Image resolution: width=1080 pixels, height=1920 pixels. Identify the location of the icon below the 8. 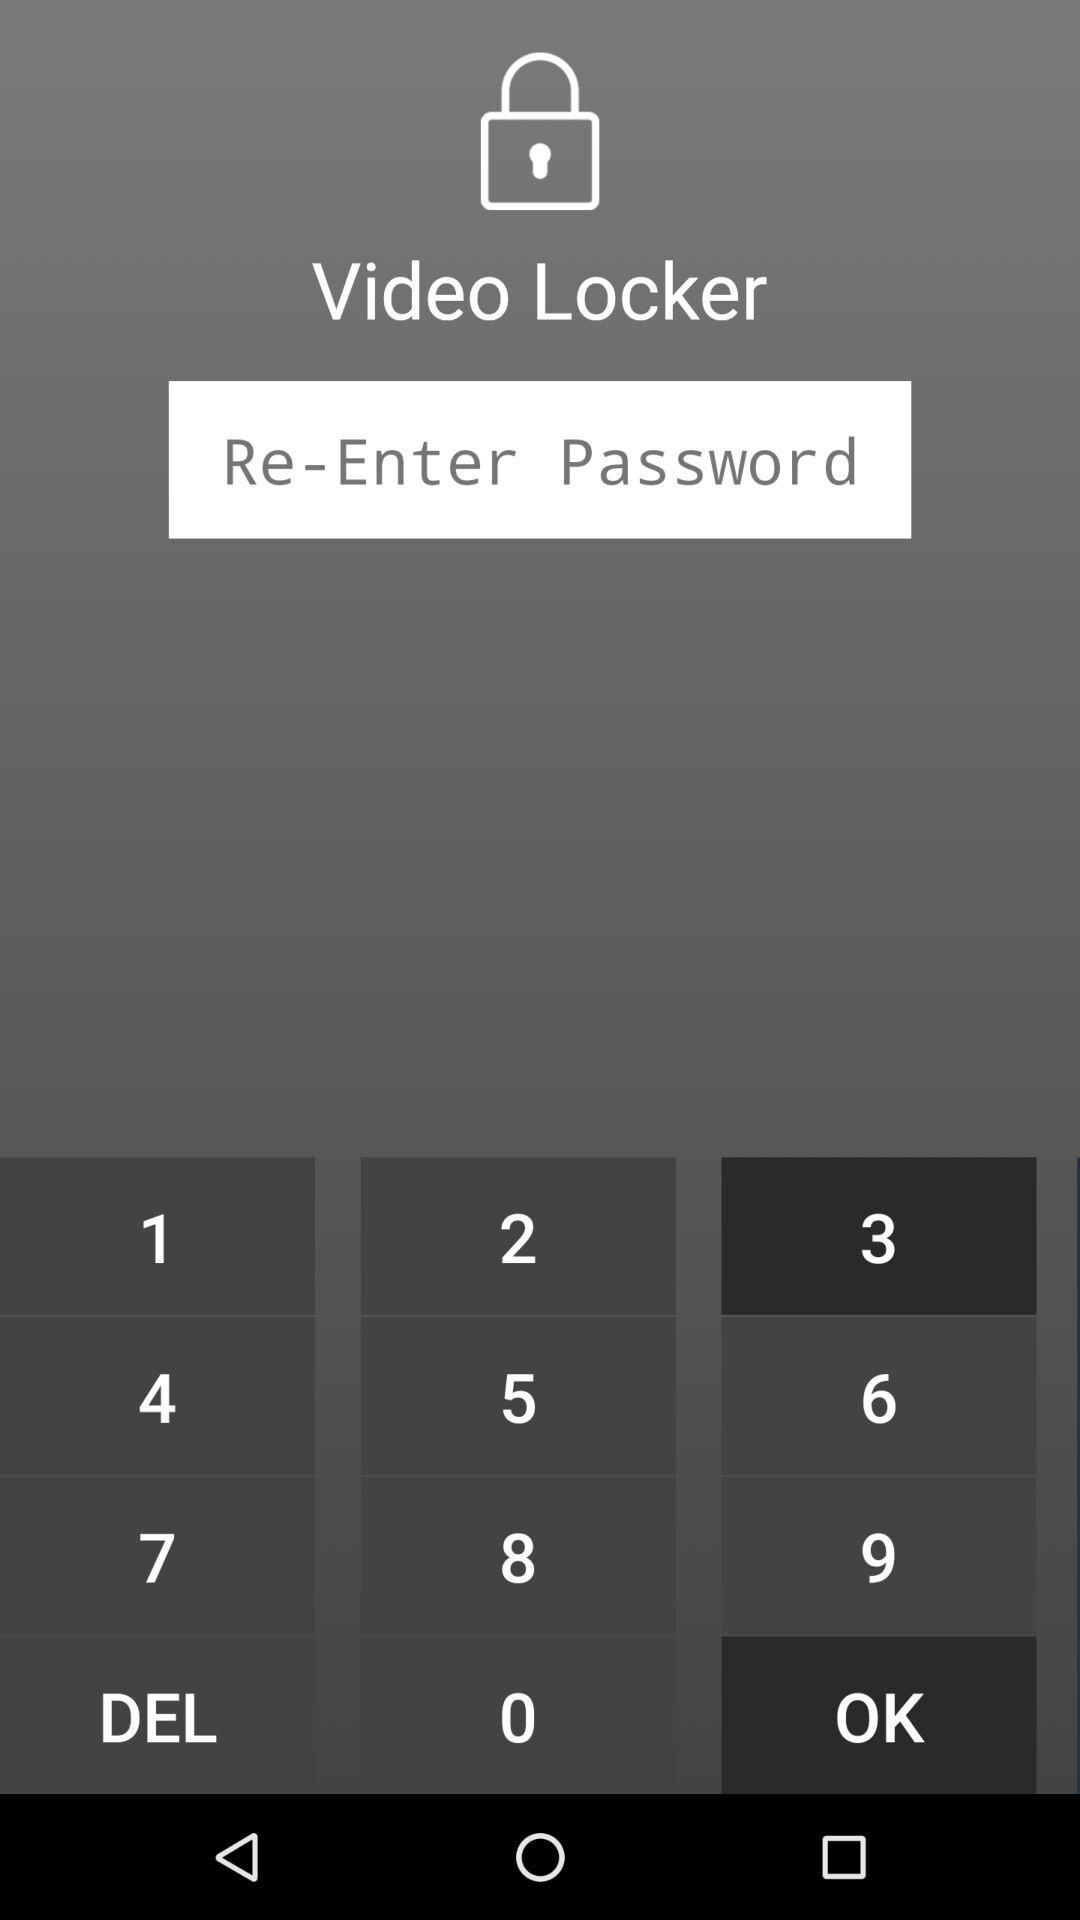
(517, 1714).